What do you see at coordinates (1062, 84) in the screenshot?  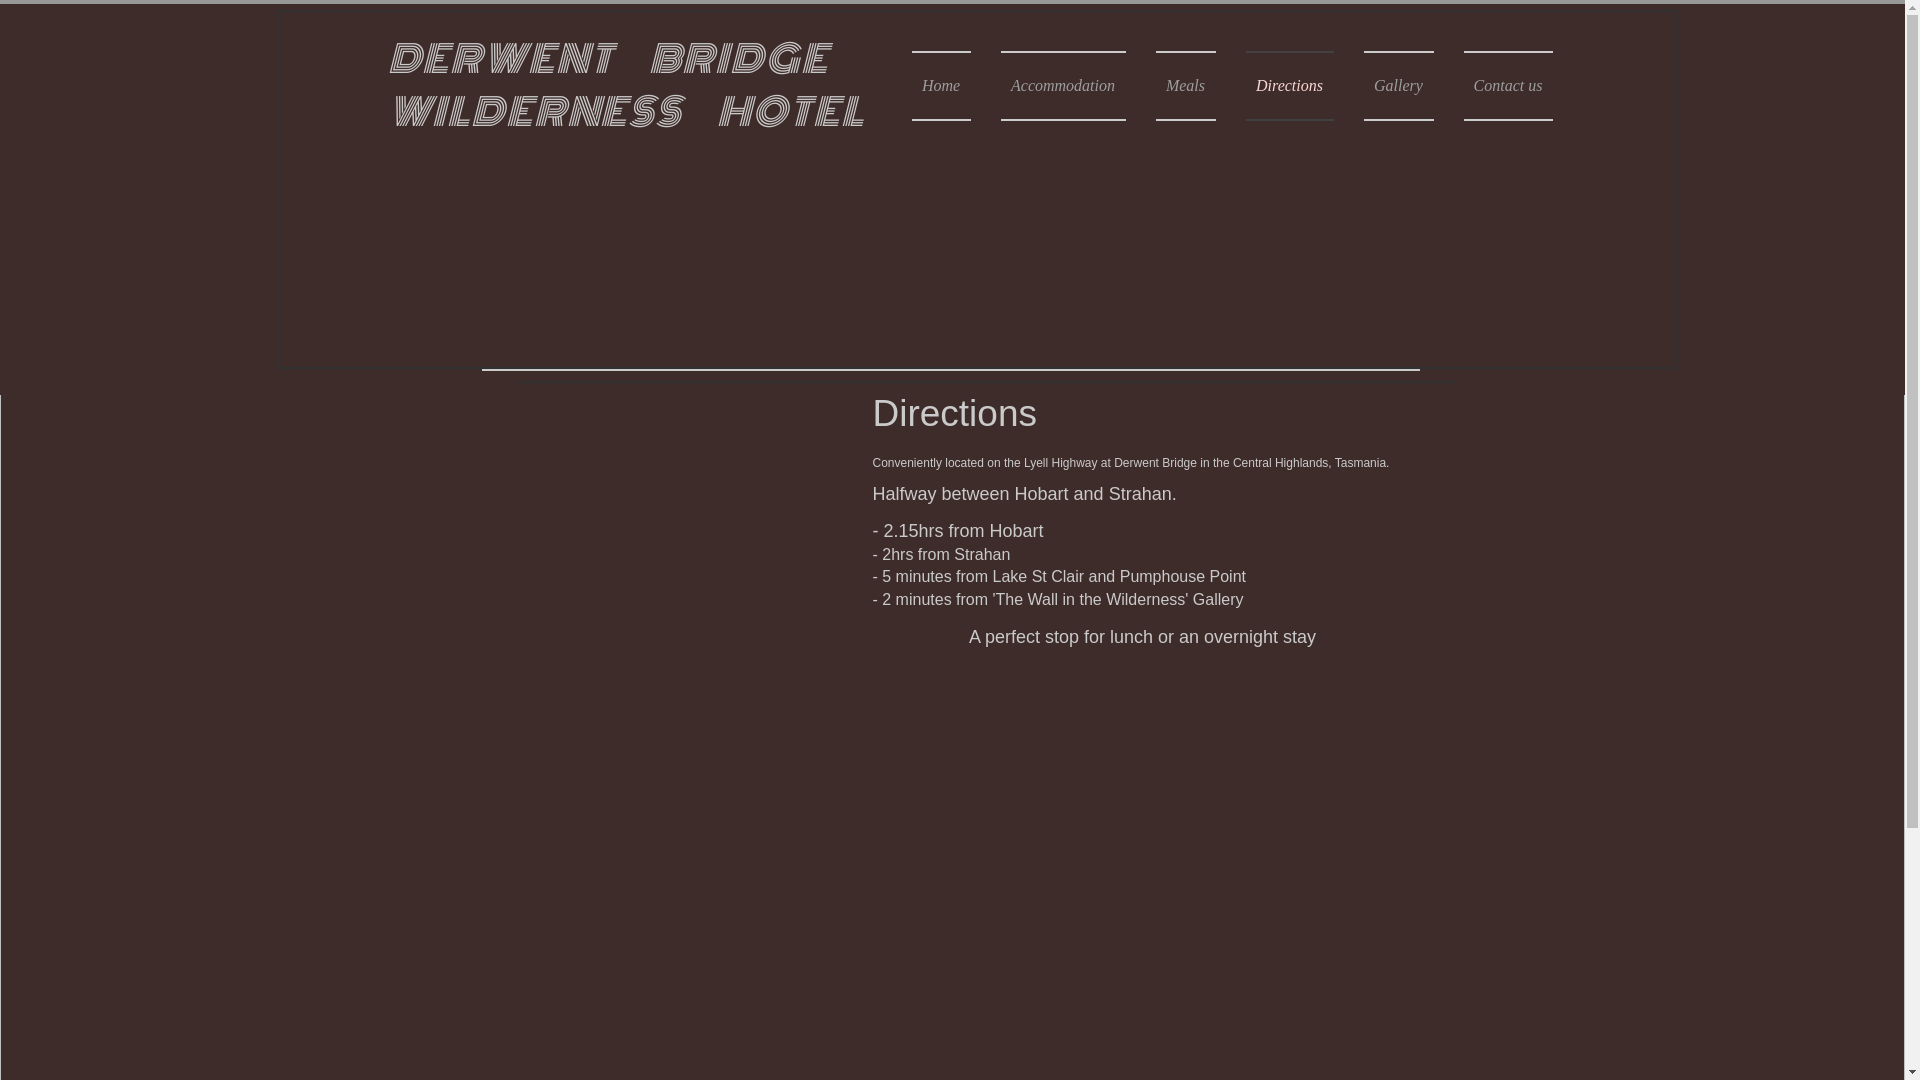 I see `'Accommodation'` at bounding box center [1062, 84].